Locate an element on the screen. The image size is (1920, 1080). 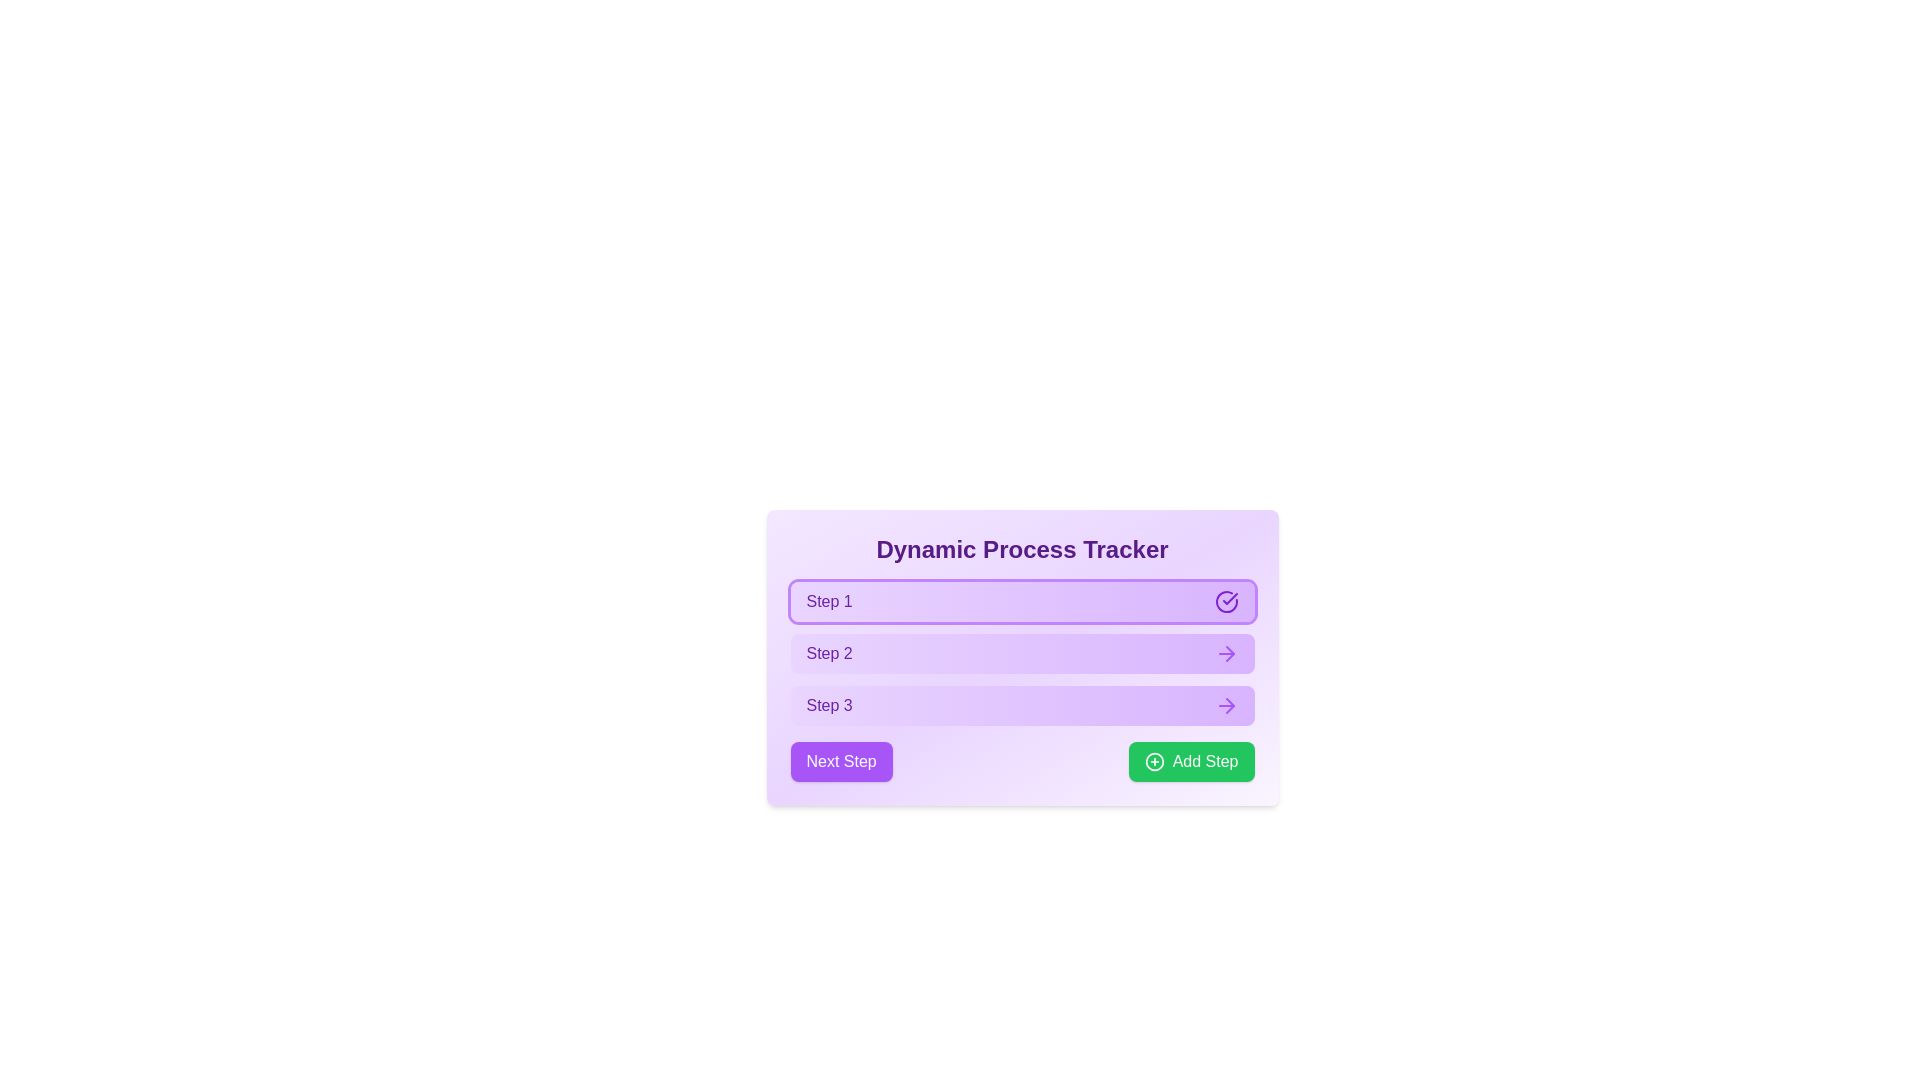
the graphic icon located inside the 'Add Step' button, which signifies the action is located at coordinates (1154, 762).